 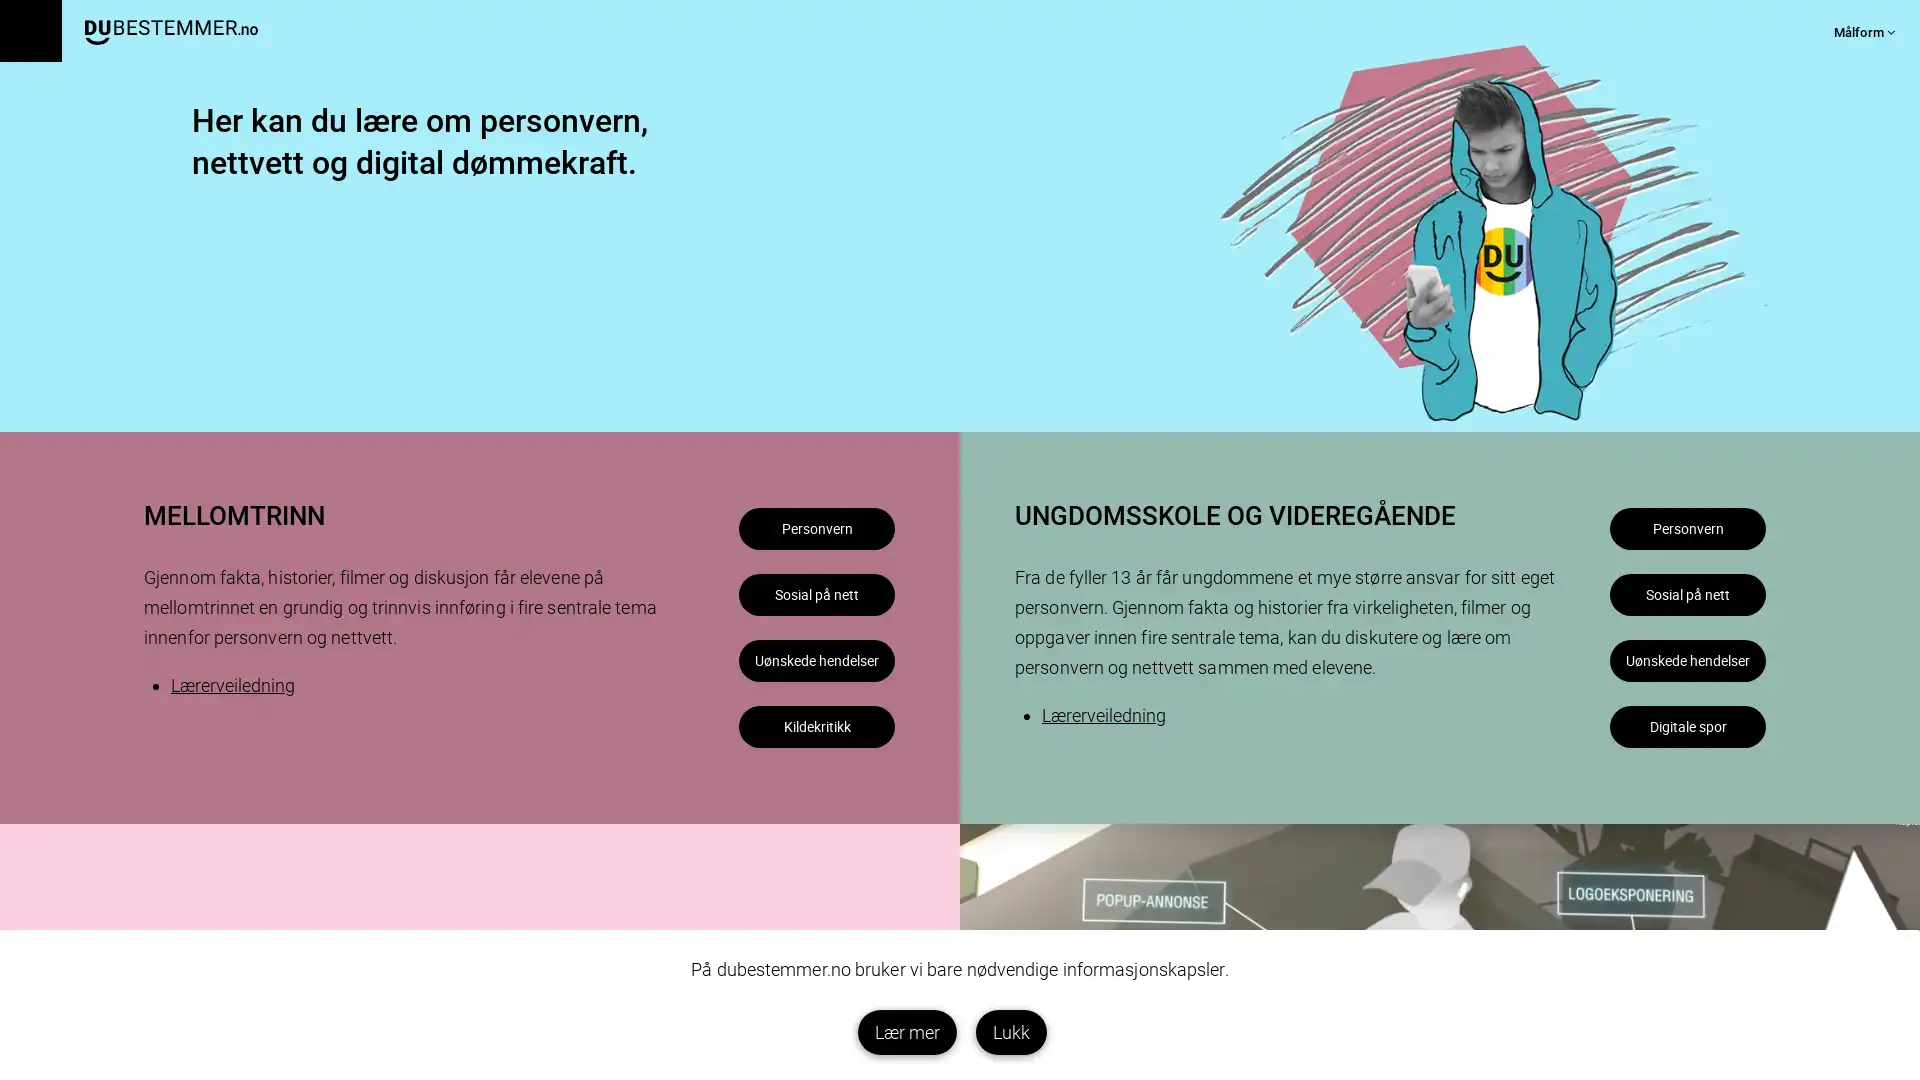 I want to click on Sosial pa nett, so click(x=1618, y=647).